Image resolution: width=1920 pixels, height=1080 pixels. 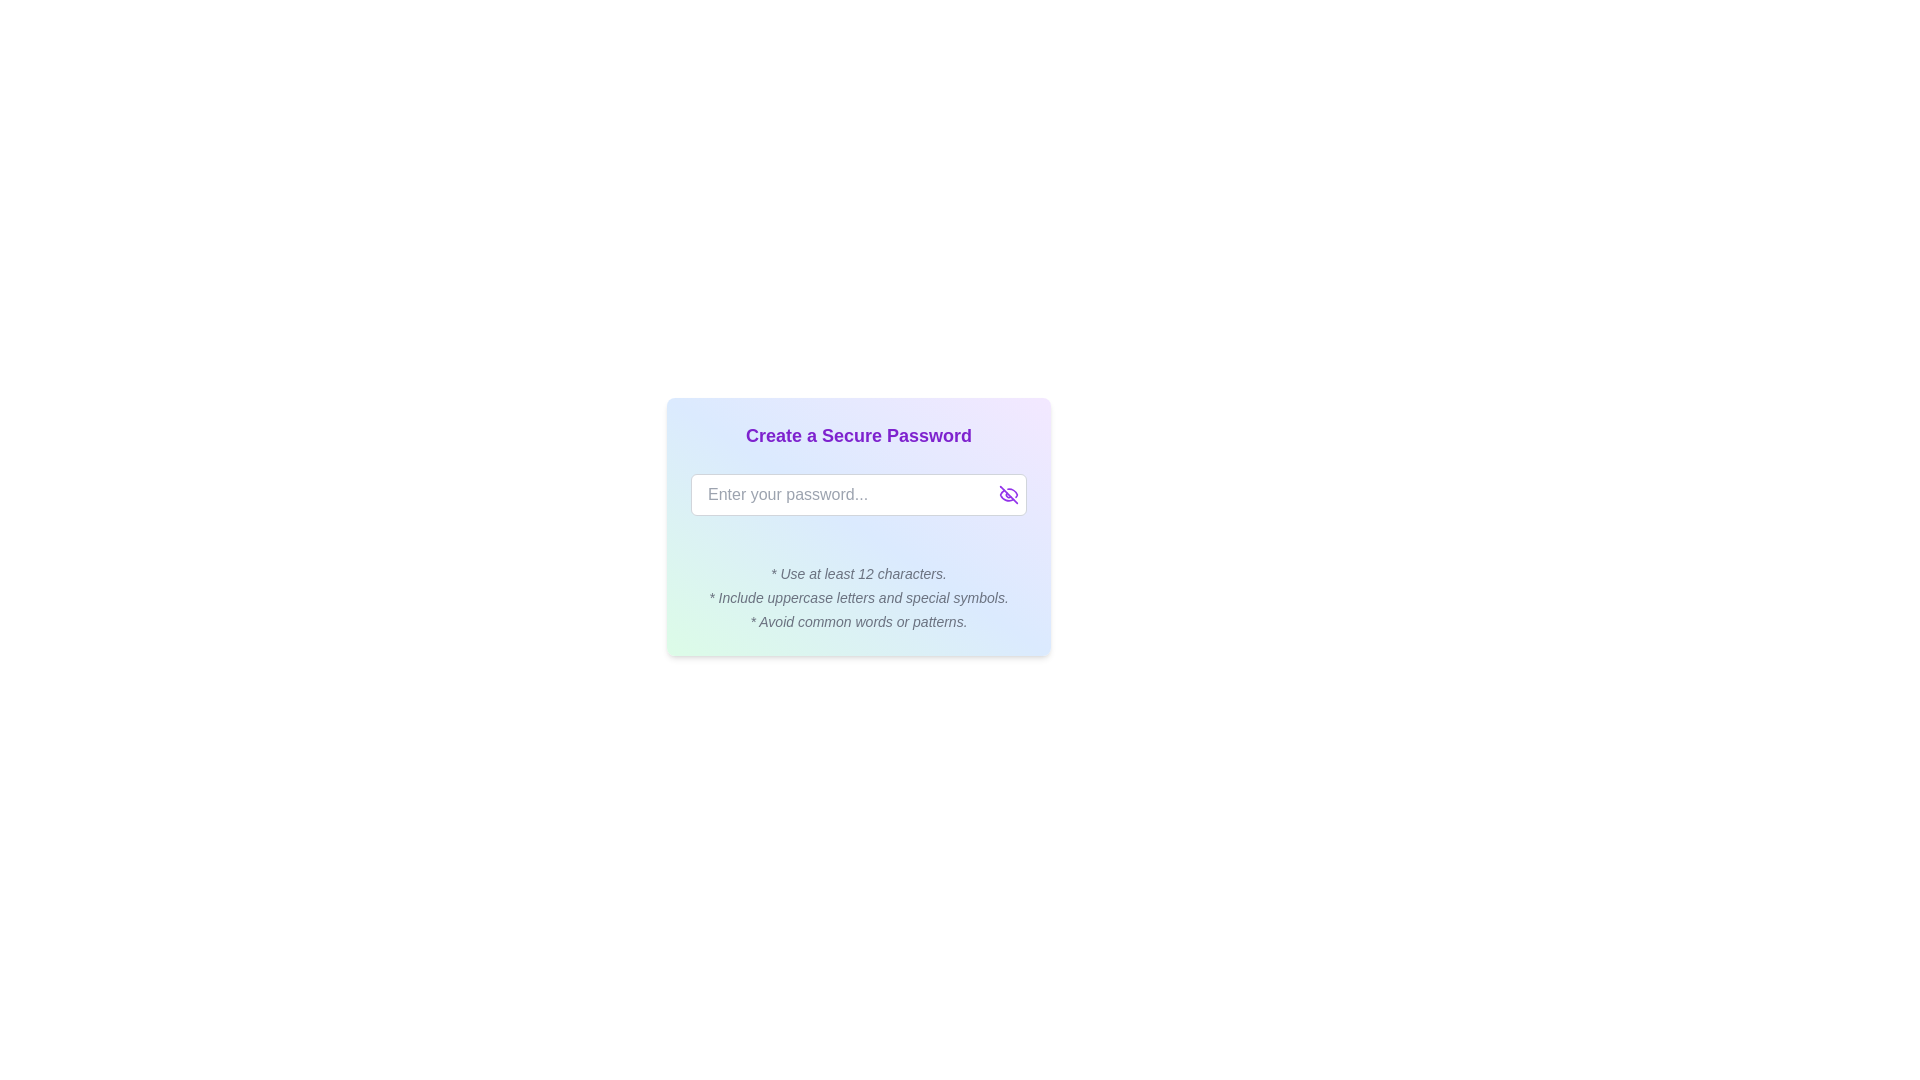 What do you see at coordinates (859, 596) in the screenshot?
I see `textual instruction labeled '* Include uppercase letters and special symbols.' which is the second line in a vertical list of password creation guidelines` at bounding box center [859, 596].